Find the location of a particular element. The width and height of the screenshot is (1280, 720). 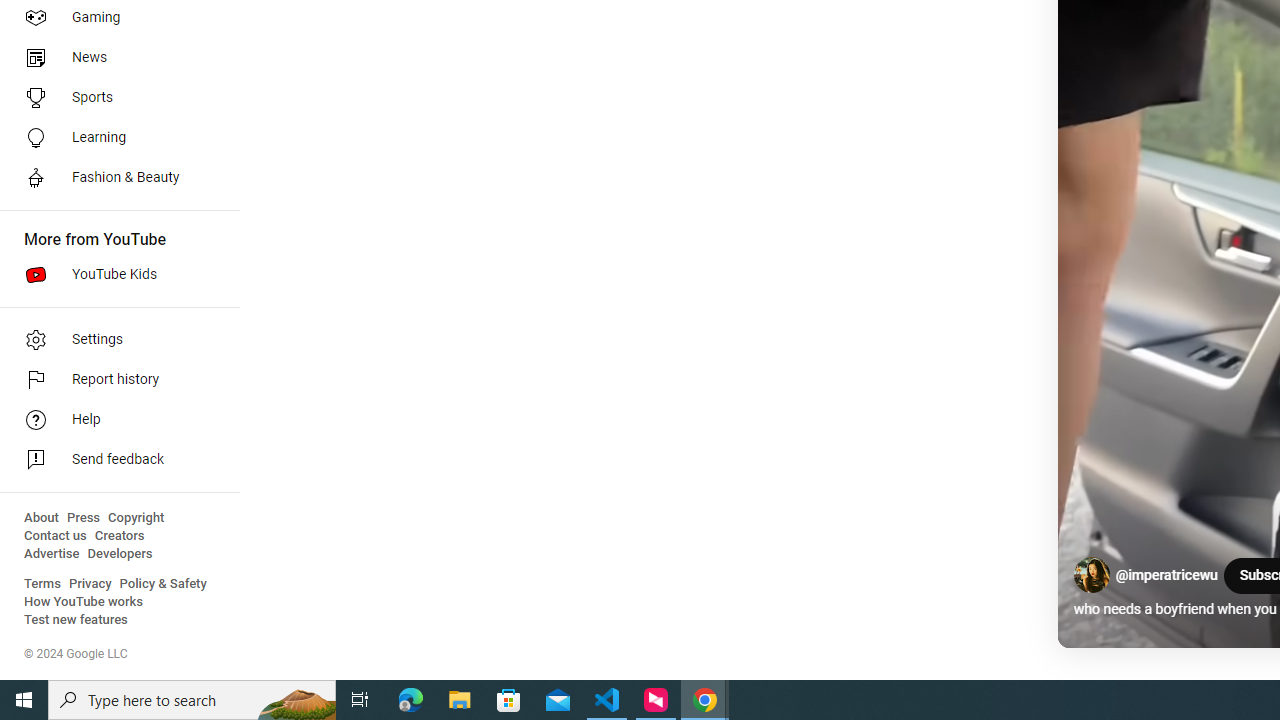

'Advertise' is located at coordinates (51, 554).